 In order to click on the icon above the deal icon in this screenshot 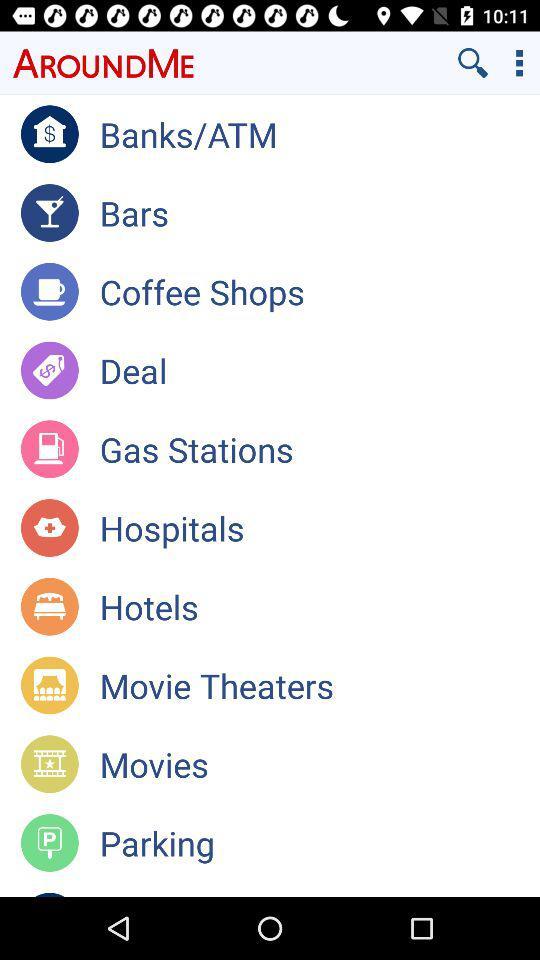, I will do `click(319, 290)`.